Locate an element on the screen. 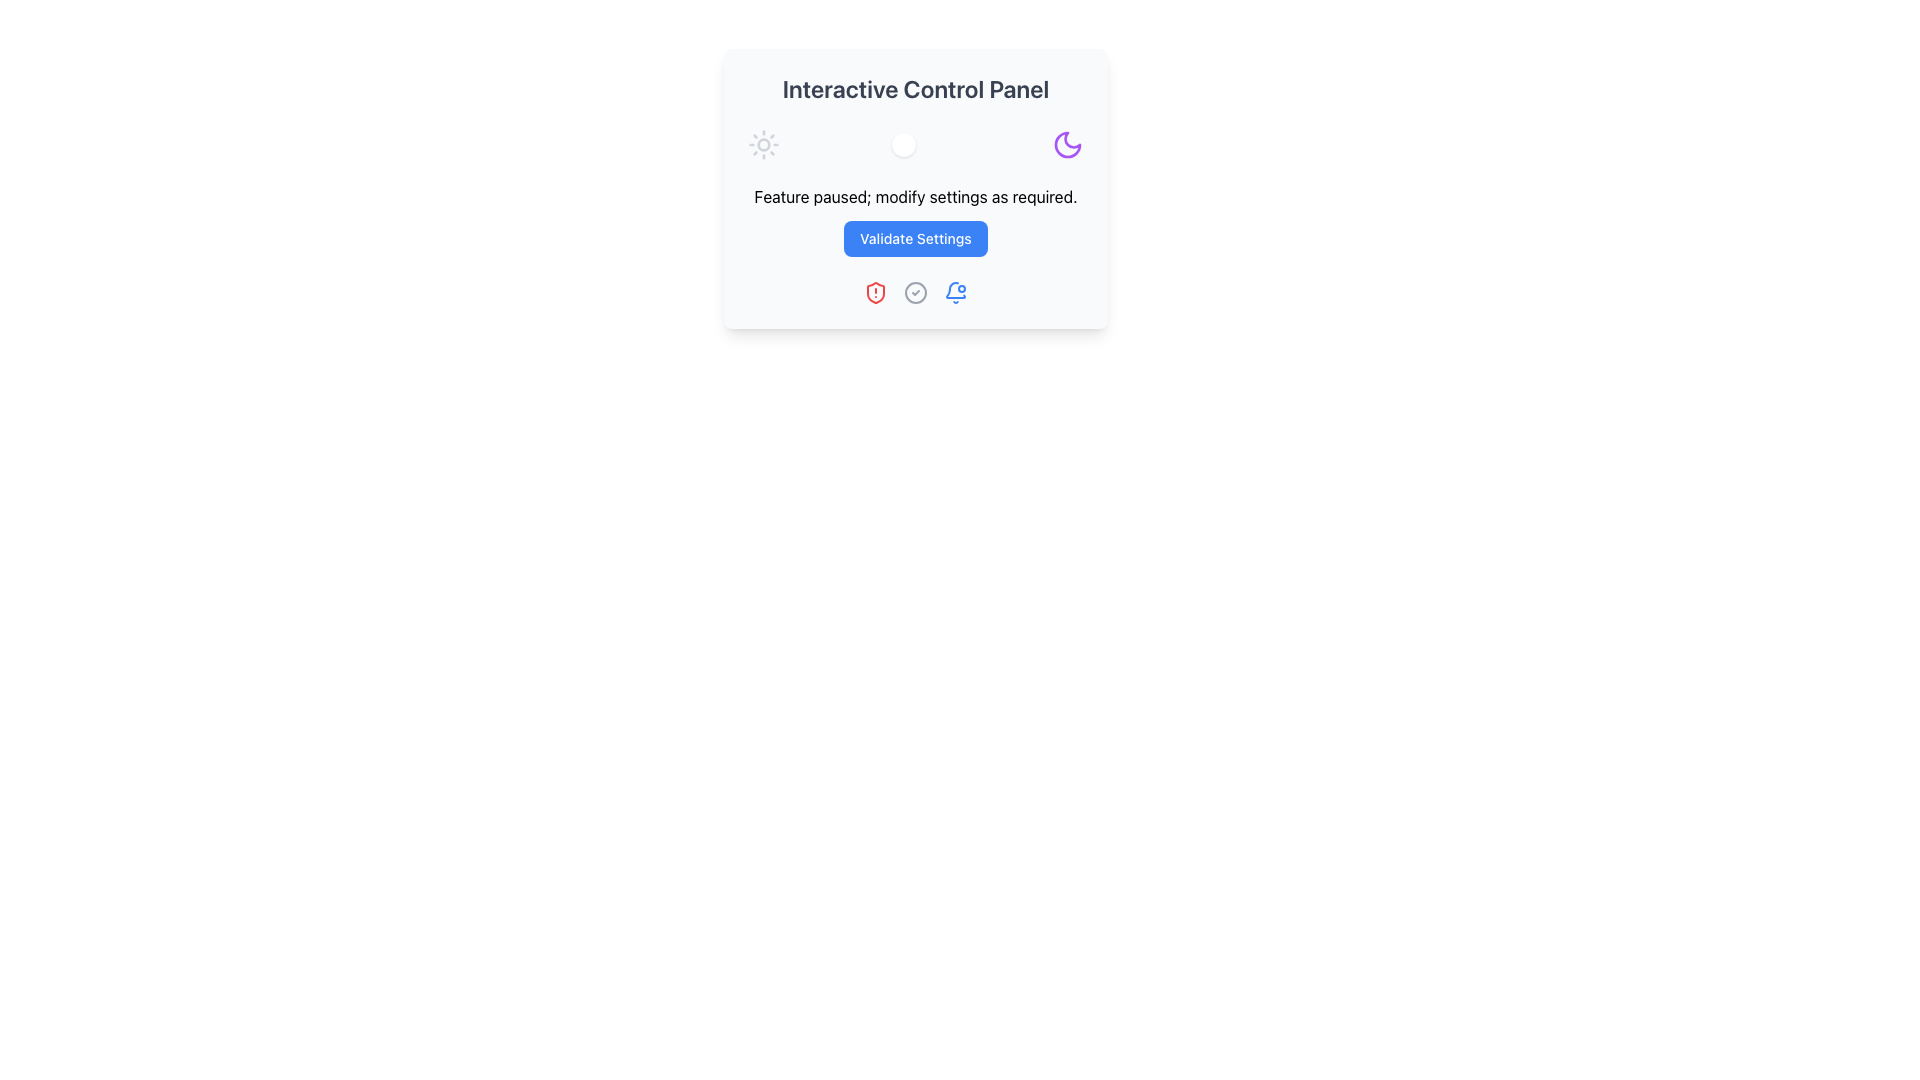 The image size is (1920, 1080). the leftmost circle SVG element within the icon group below the 'Validate Settings' button in the modal is located at coordinates (915, 293).